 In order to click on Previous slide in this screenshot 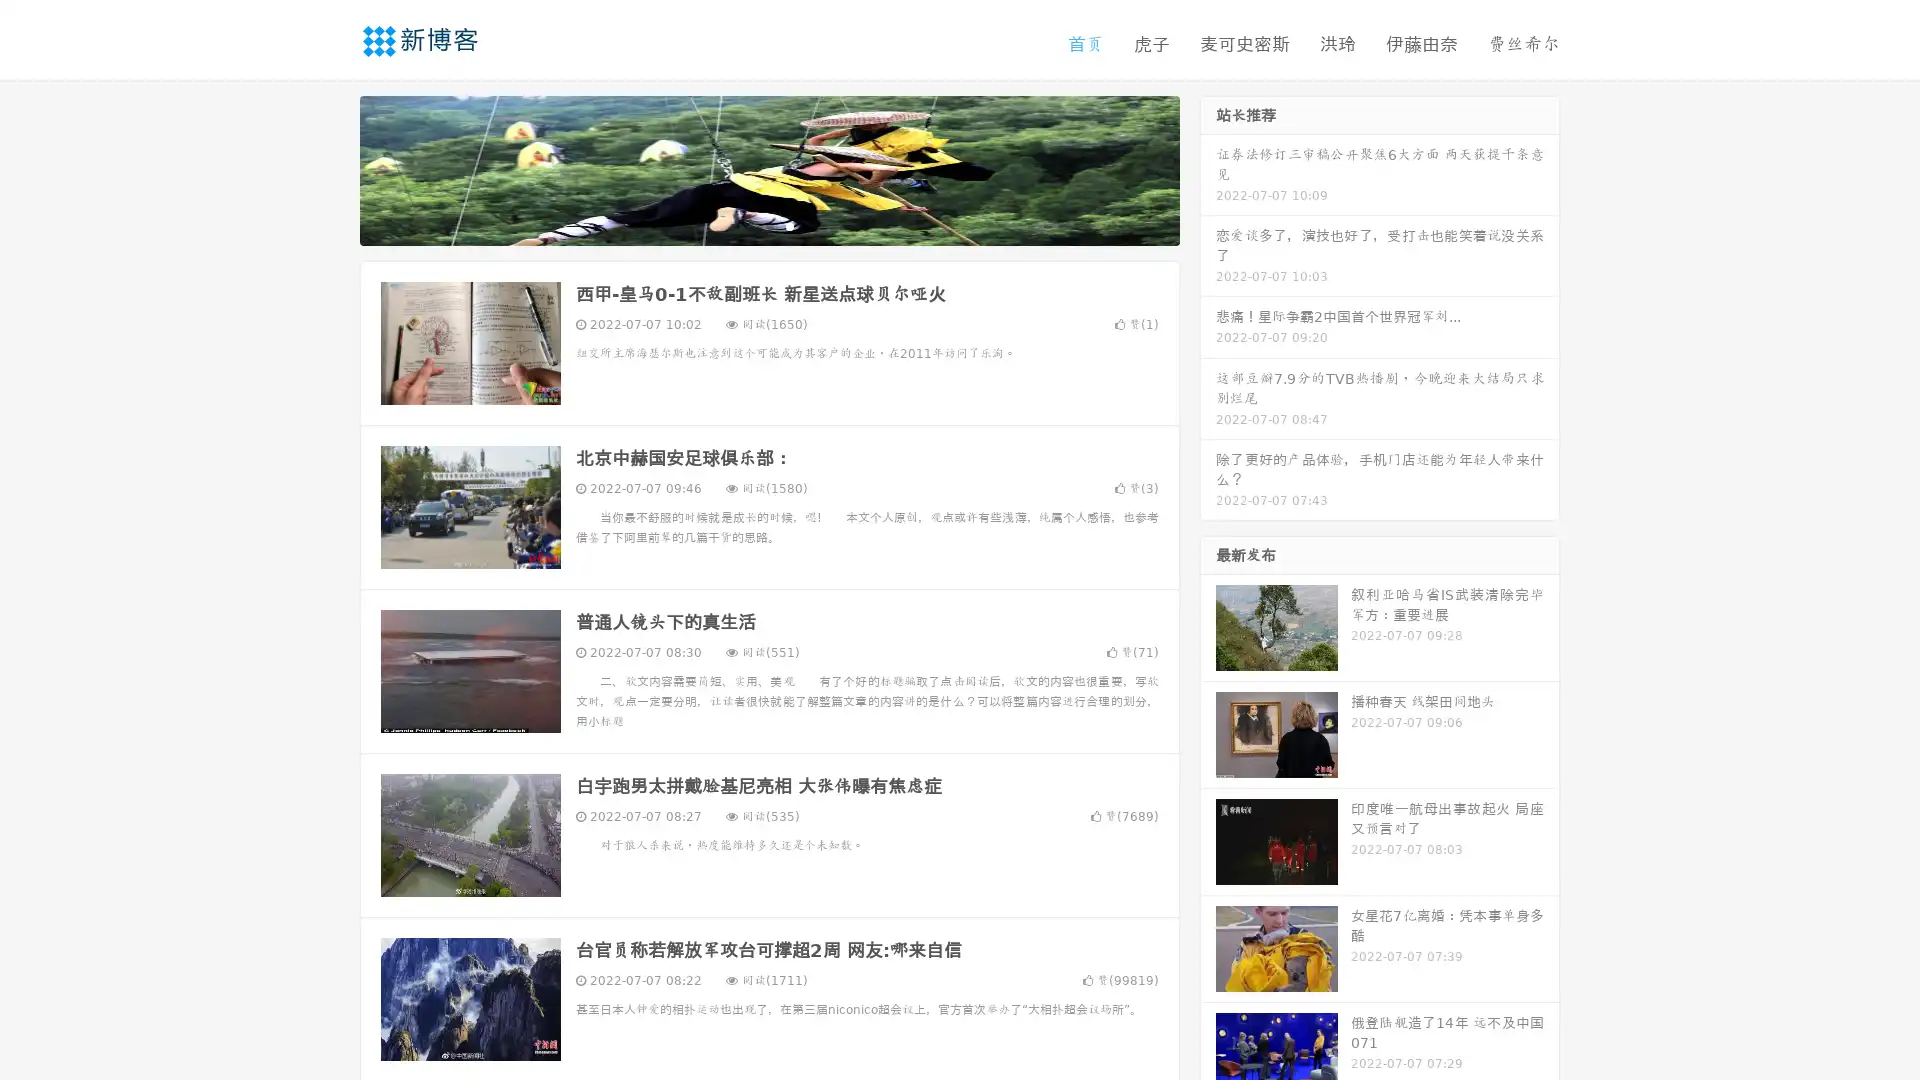, I will do `click(330, 168)`.